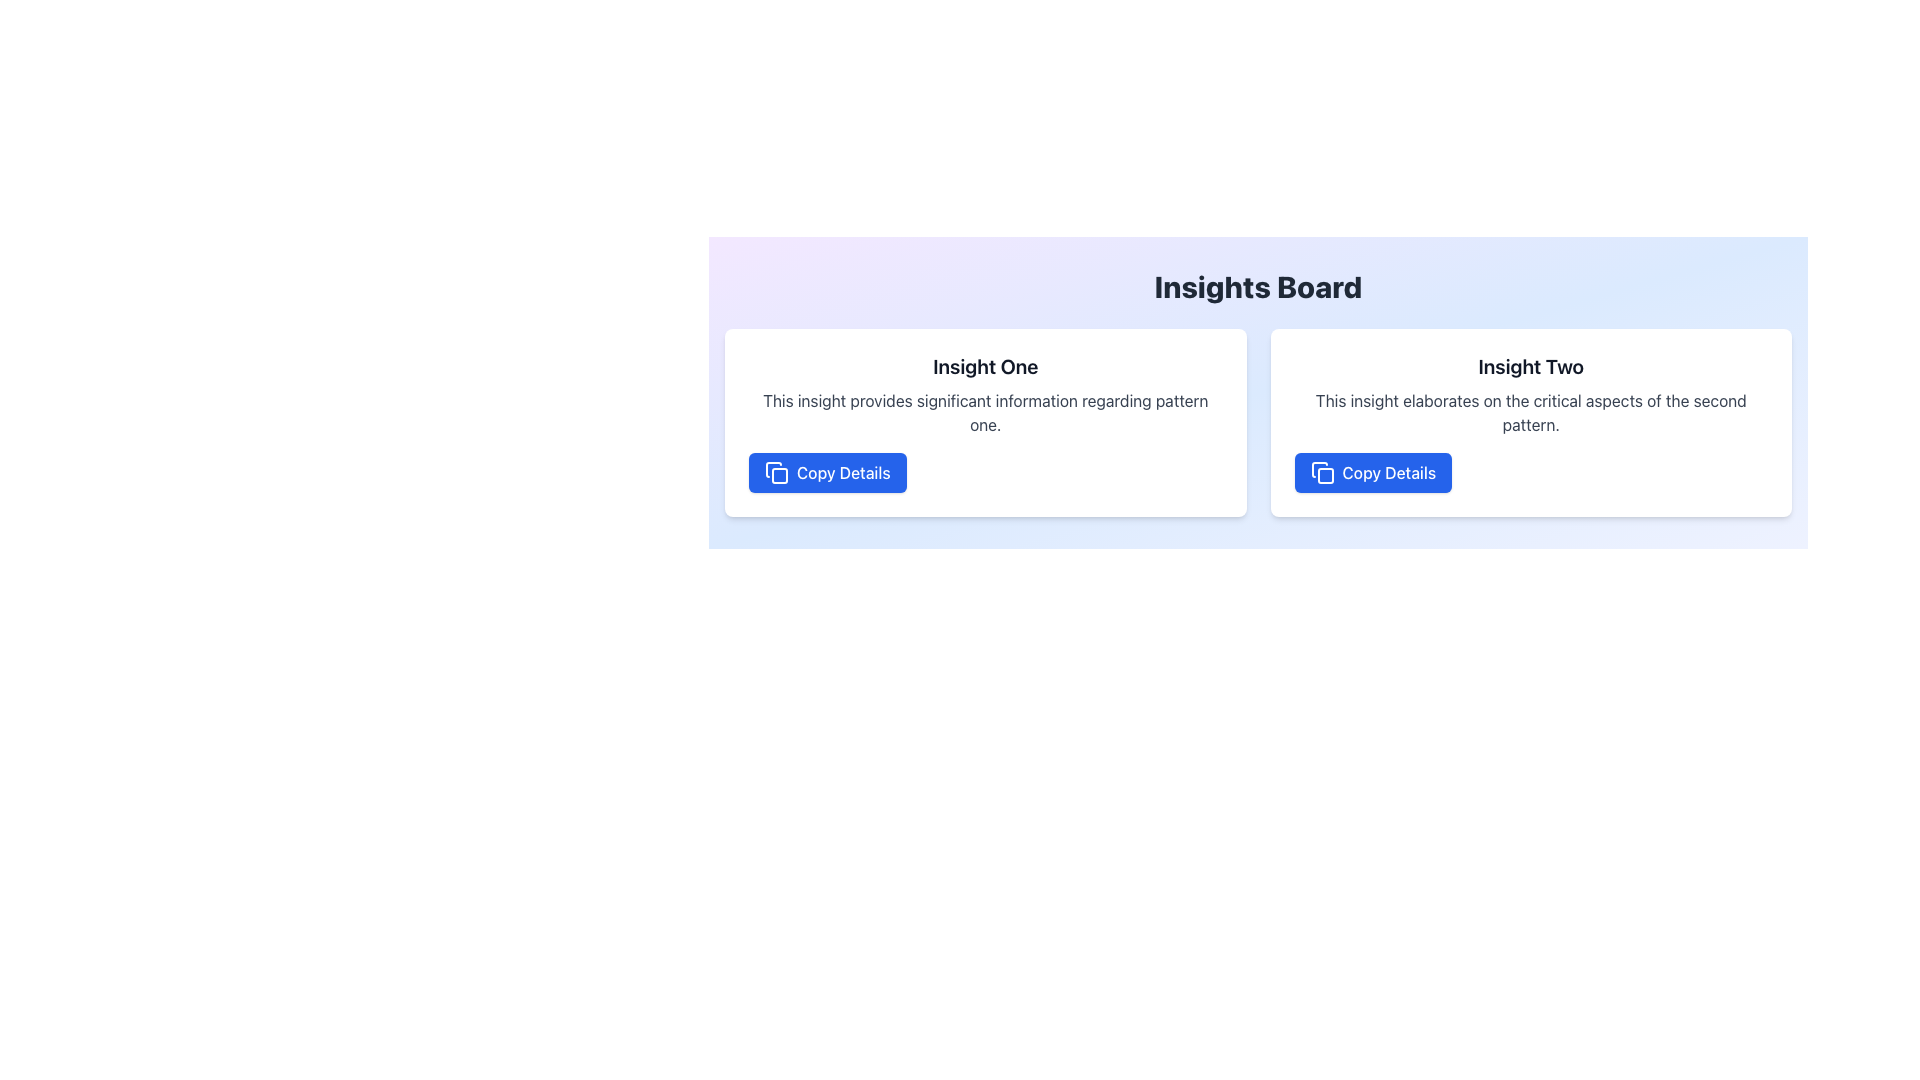 This screenshot has height=1080, width=1920. What do you see at coordinates (778, 475) in the screenshot?
I see `the small blue square icon with rounded corners inside the 'Copy Details' button` at bounding box center [778, 475].